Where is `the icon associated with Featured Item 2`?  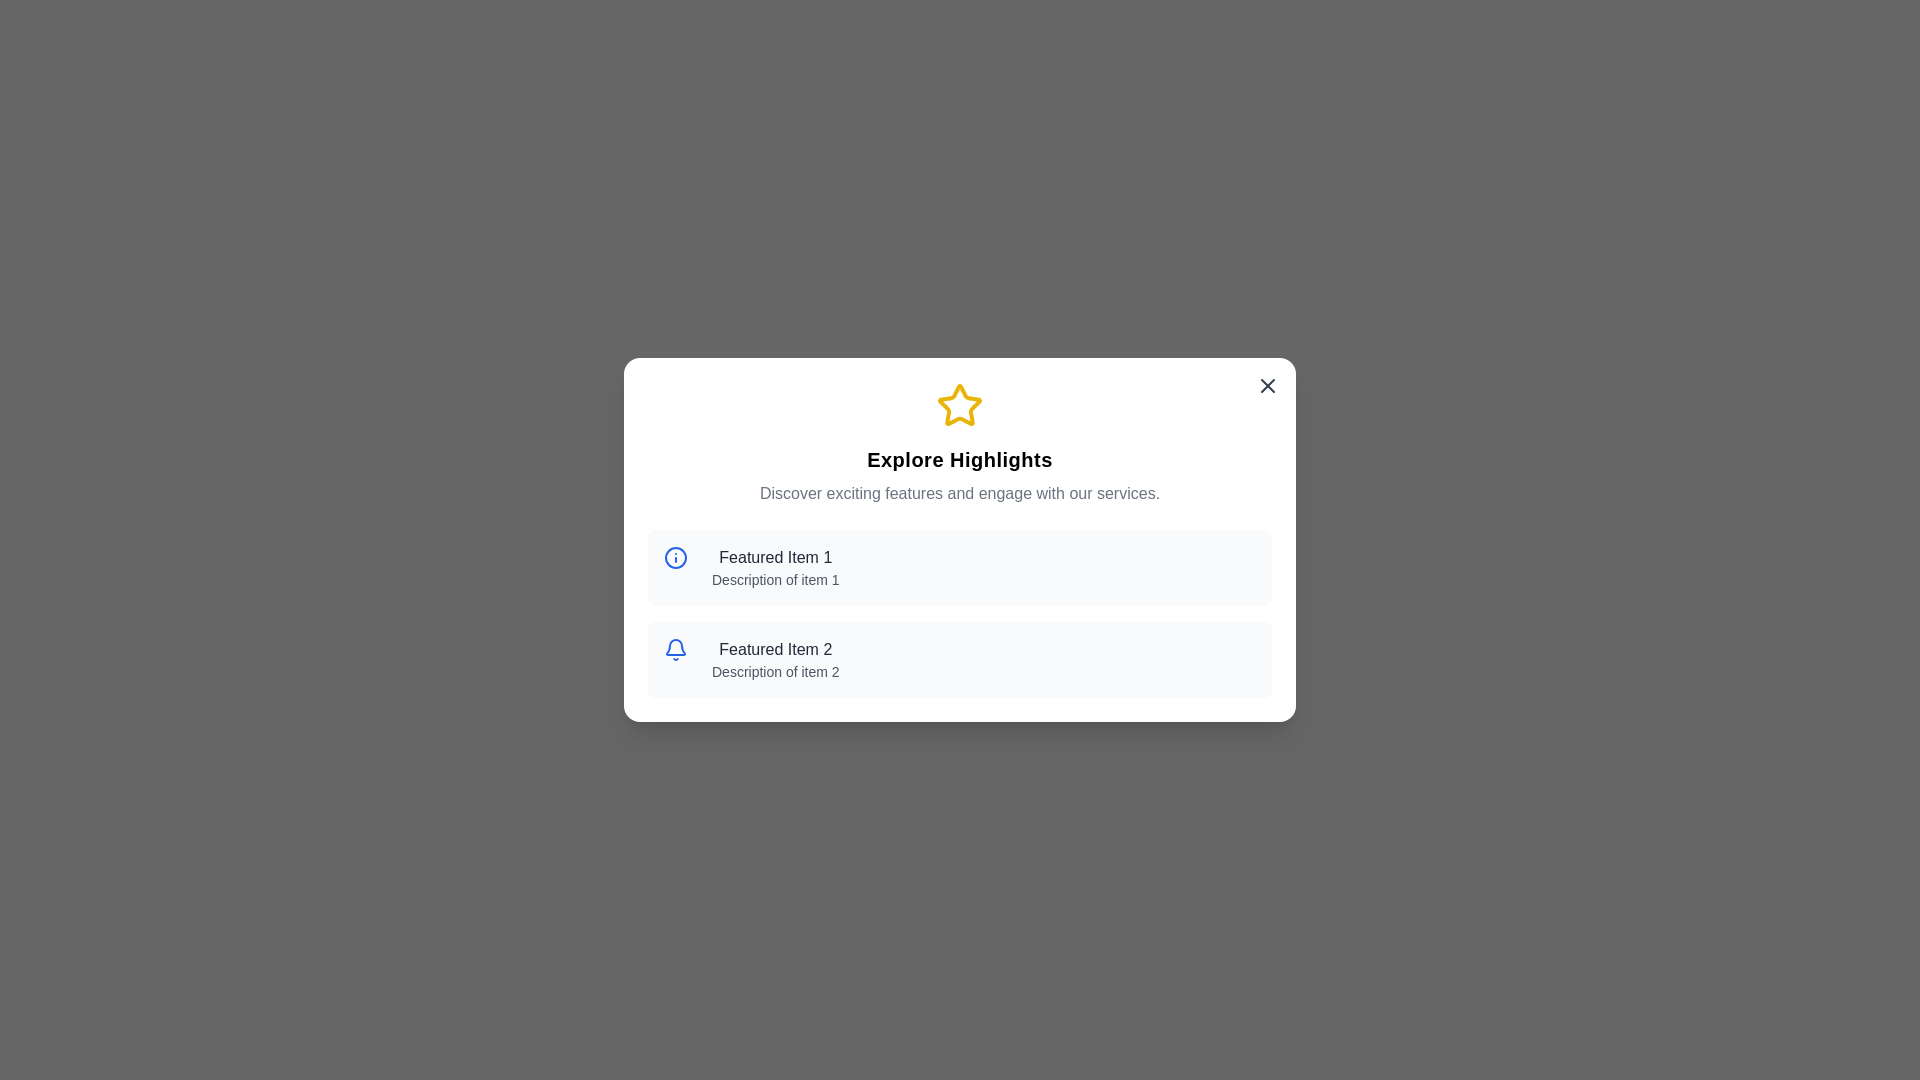
the icon associated with Featured Item 2 is located at coordinates (680, 654).